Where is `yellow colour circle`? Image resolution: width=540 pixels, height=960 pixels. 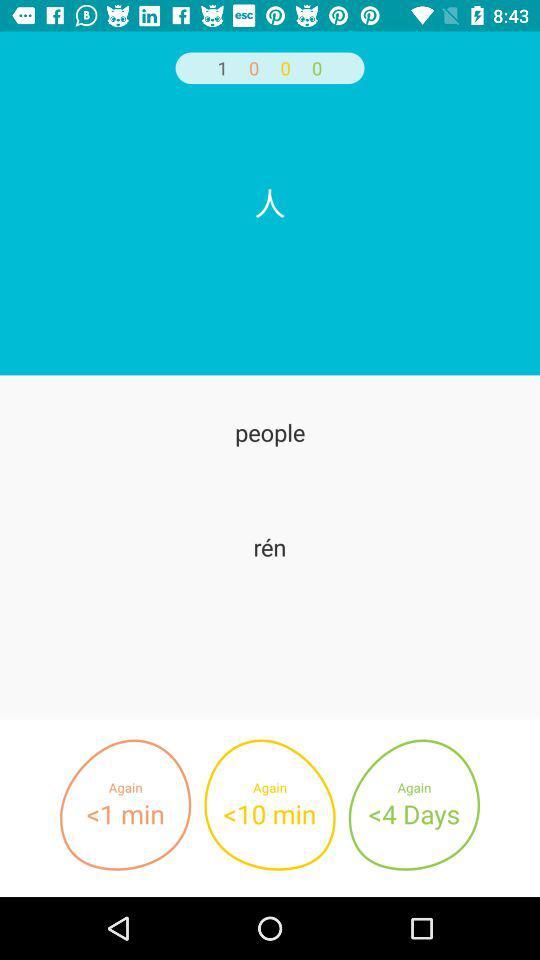 yellow colour circle is located at coordinates (270, 805).